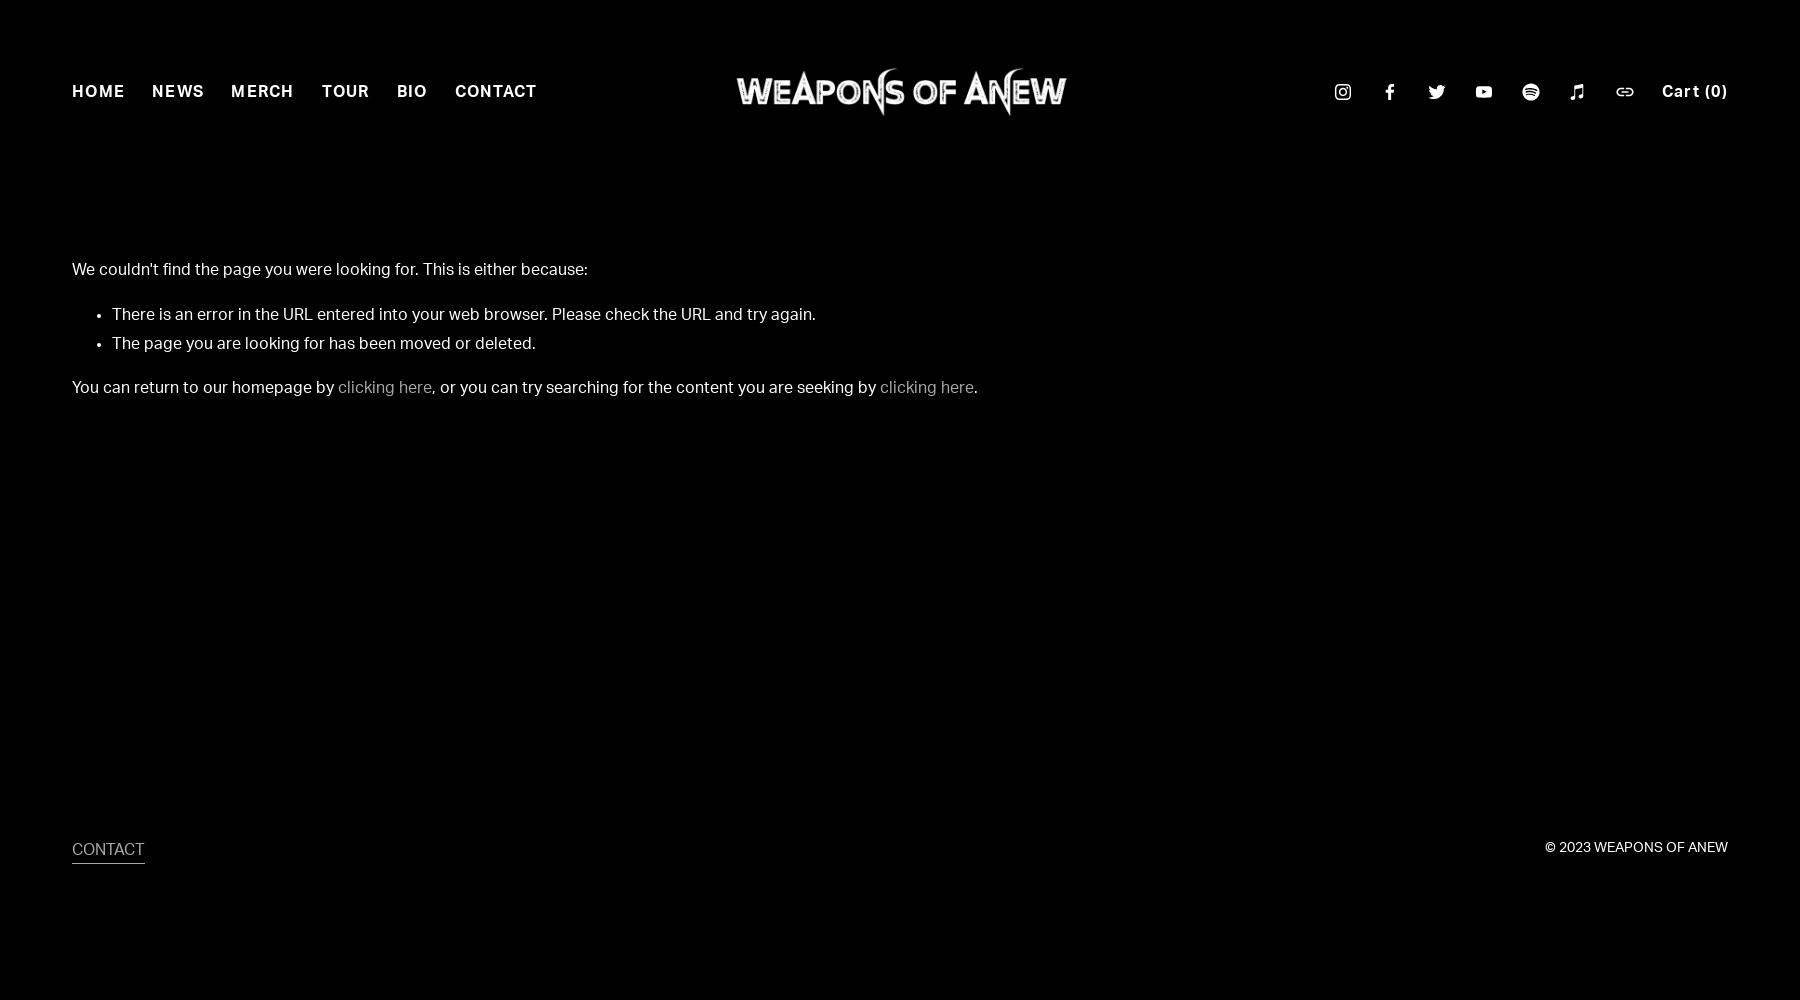  I want to click on ')', so click(1724, 90).